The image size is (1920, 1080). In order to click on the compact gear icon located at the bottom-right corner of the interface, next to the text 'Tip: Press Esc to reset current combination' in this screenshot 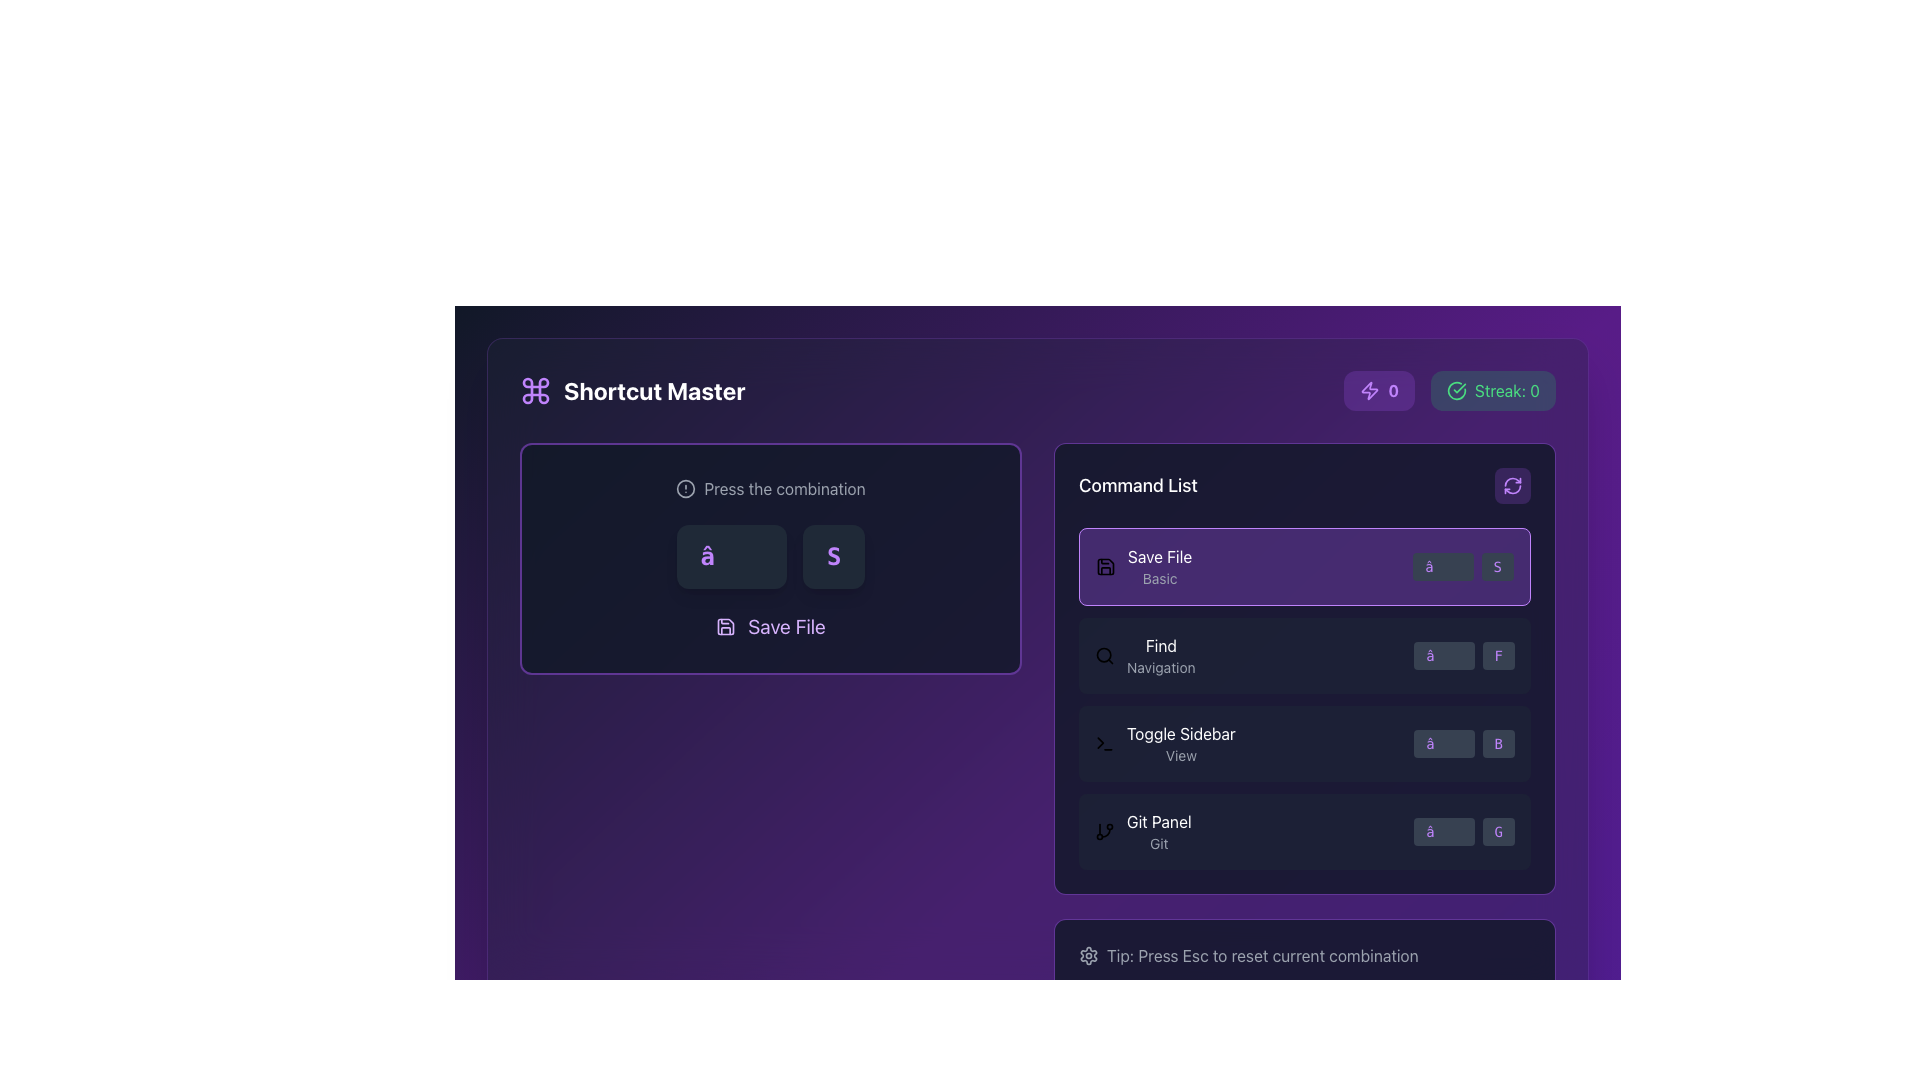, I will do `click(1088, 955)`.